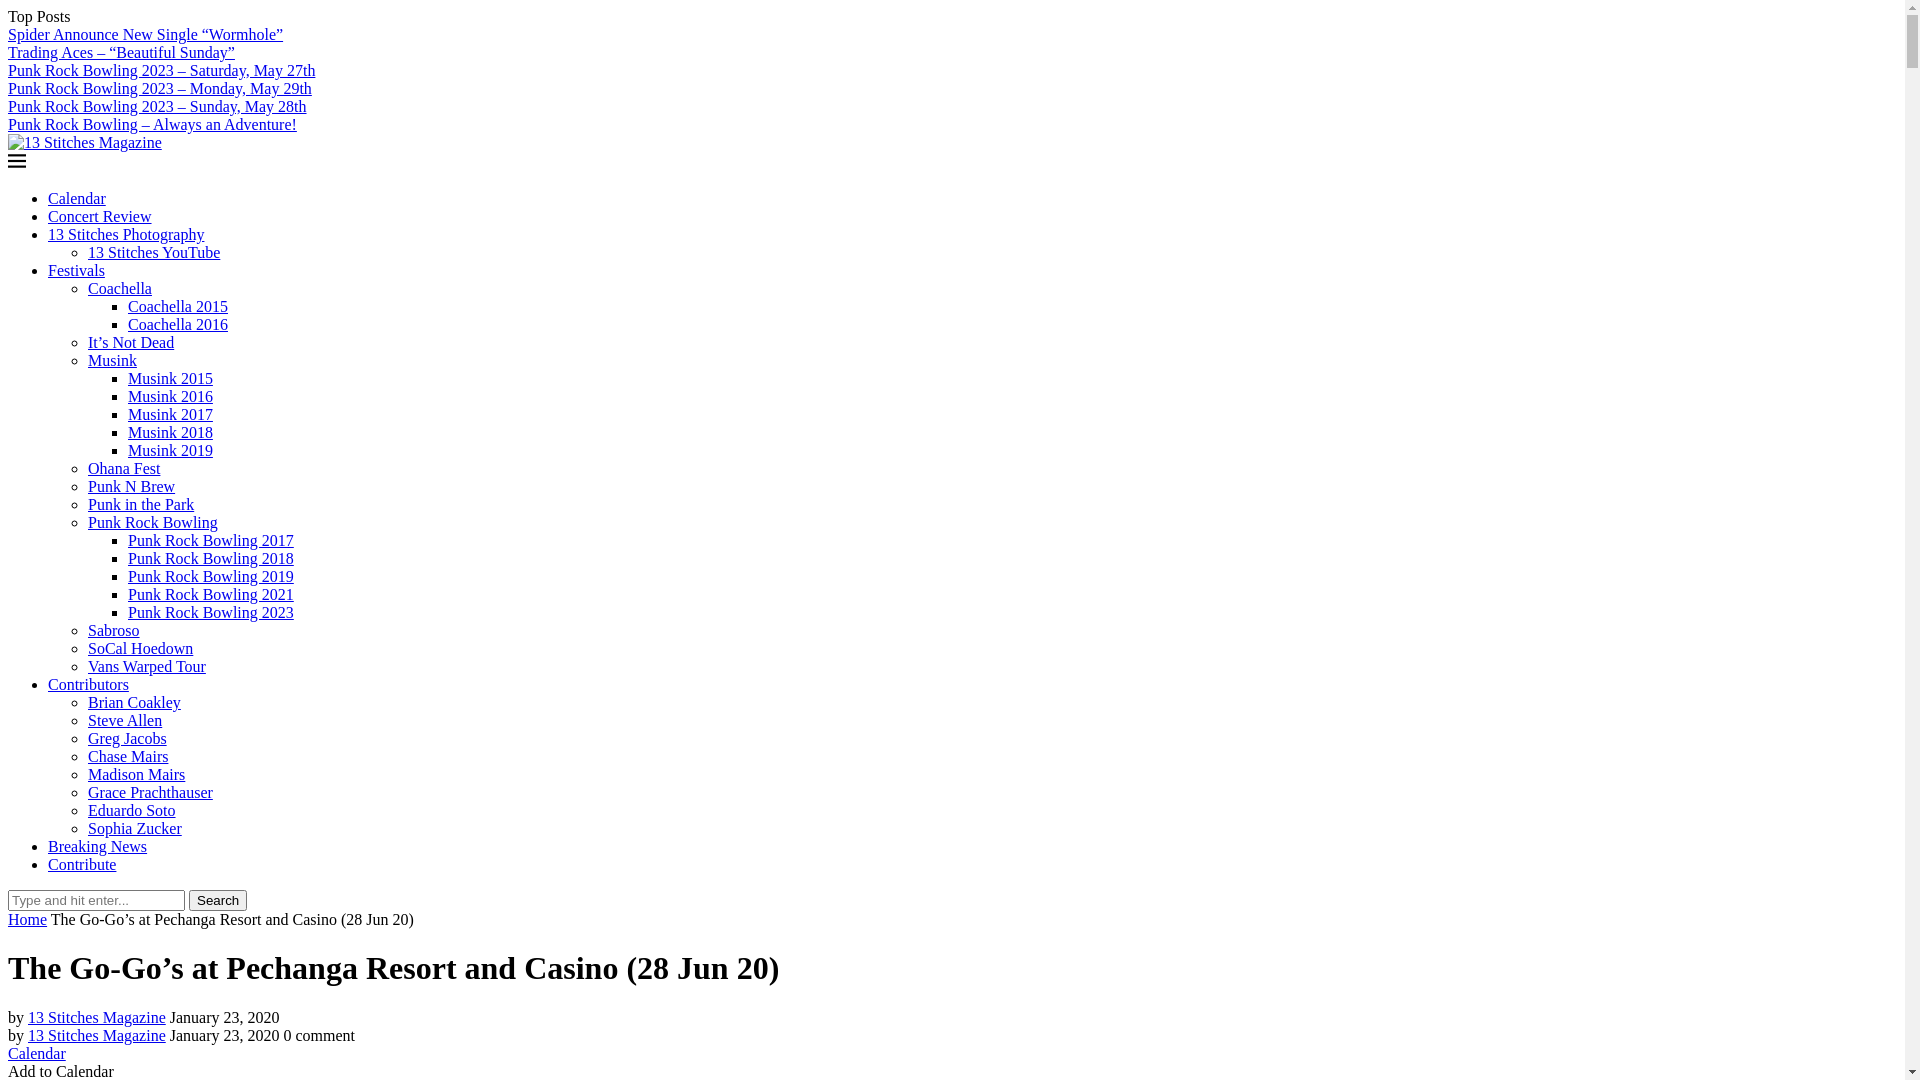 This screenshot has height=1080, width=1920. I want to click on 'Musink 2017', so click(170, 413).